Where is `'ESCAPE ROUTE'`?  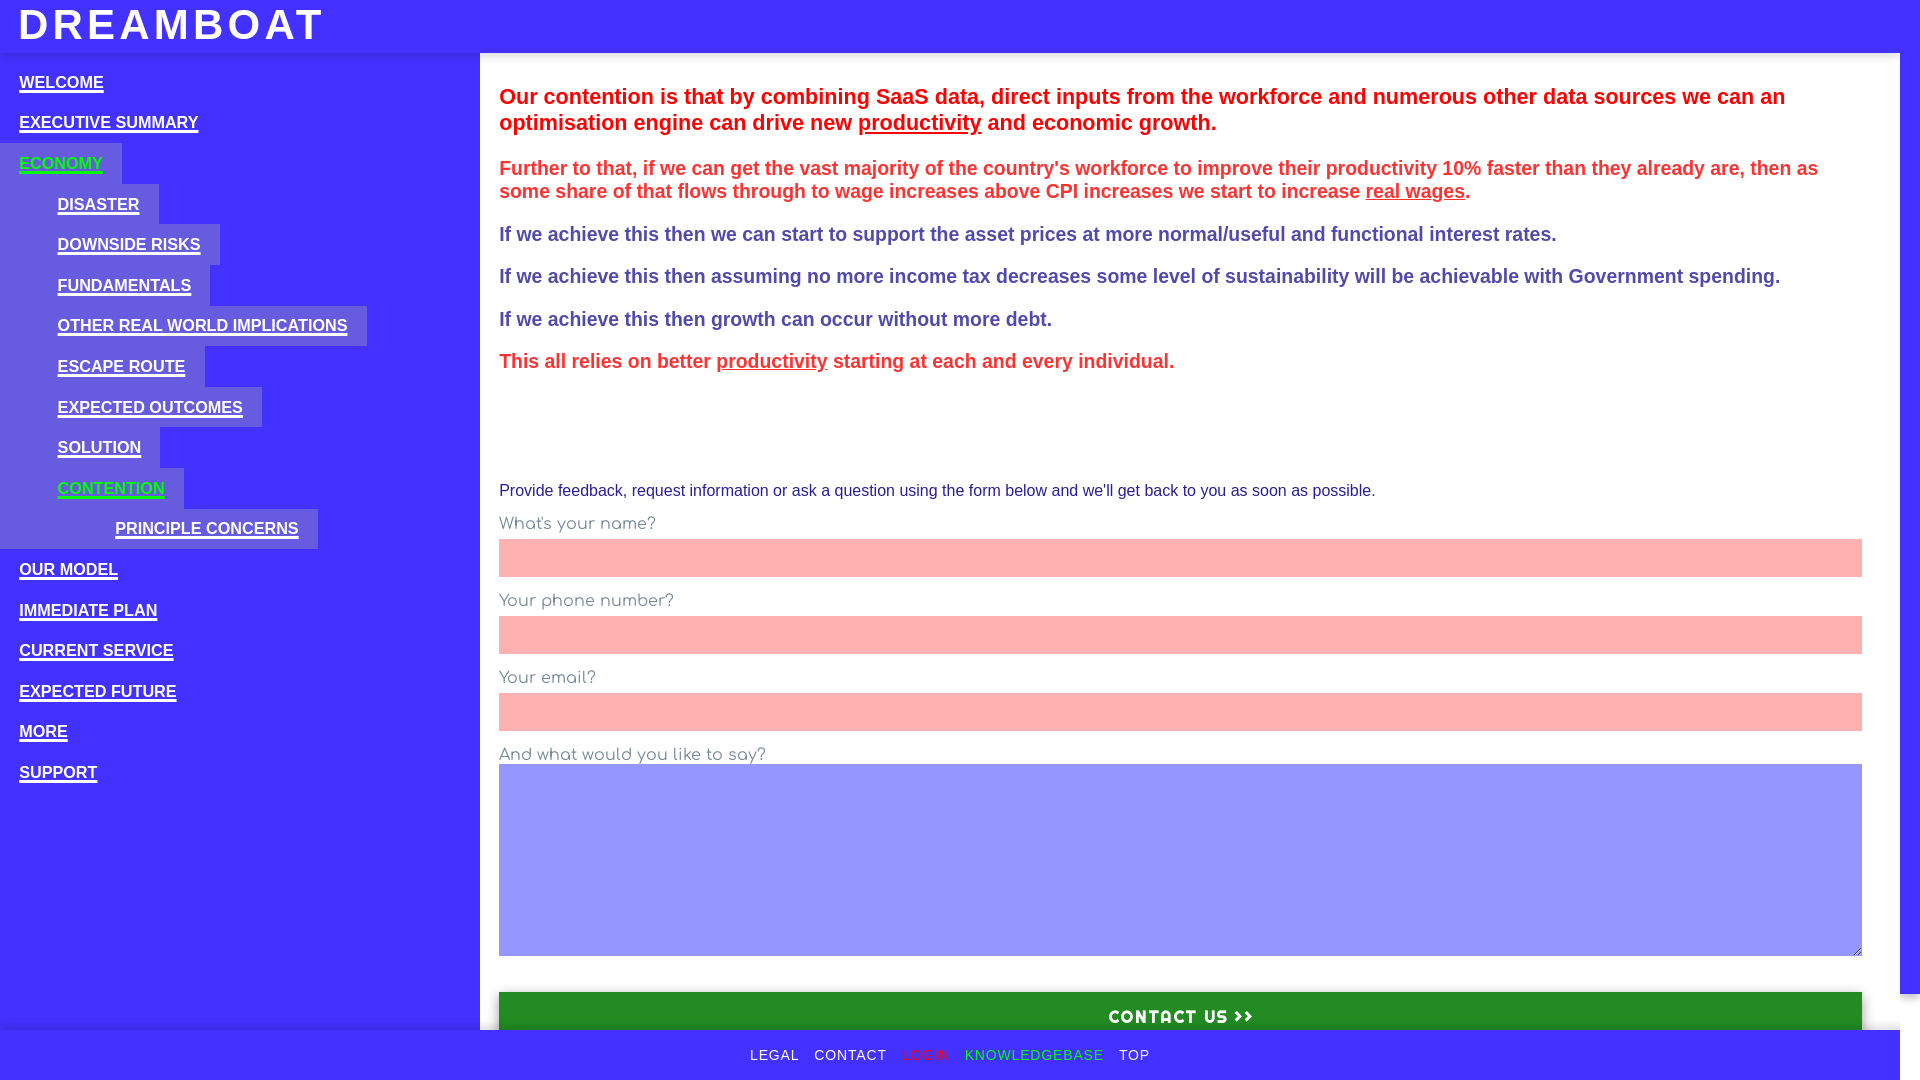
'ESCAPE ROUTE' is located at coordinates (101, 366).